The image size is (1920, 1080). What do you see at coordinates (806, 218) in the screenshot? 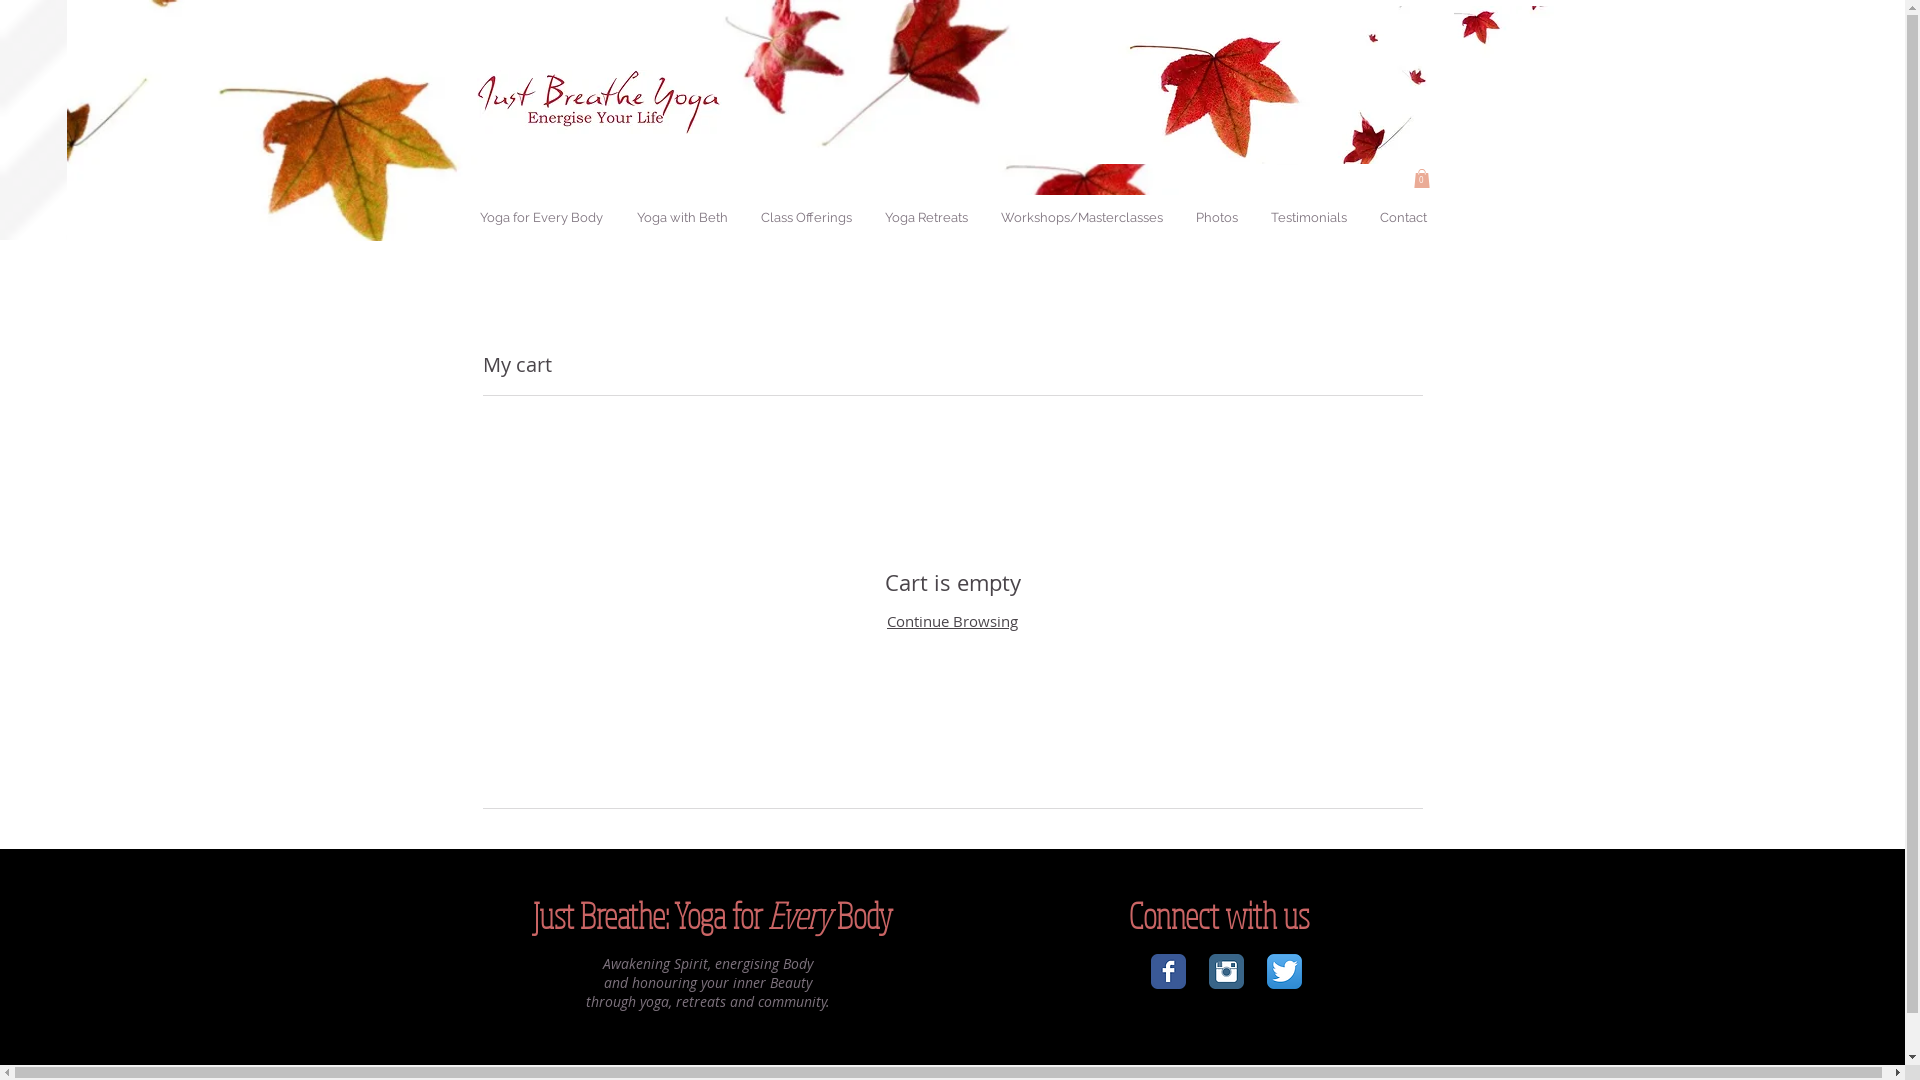
I see `'Class Offerings'` at bounding box center [806, 218].